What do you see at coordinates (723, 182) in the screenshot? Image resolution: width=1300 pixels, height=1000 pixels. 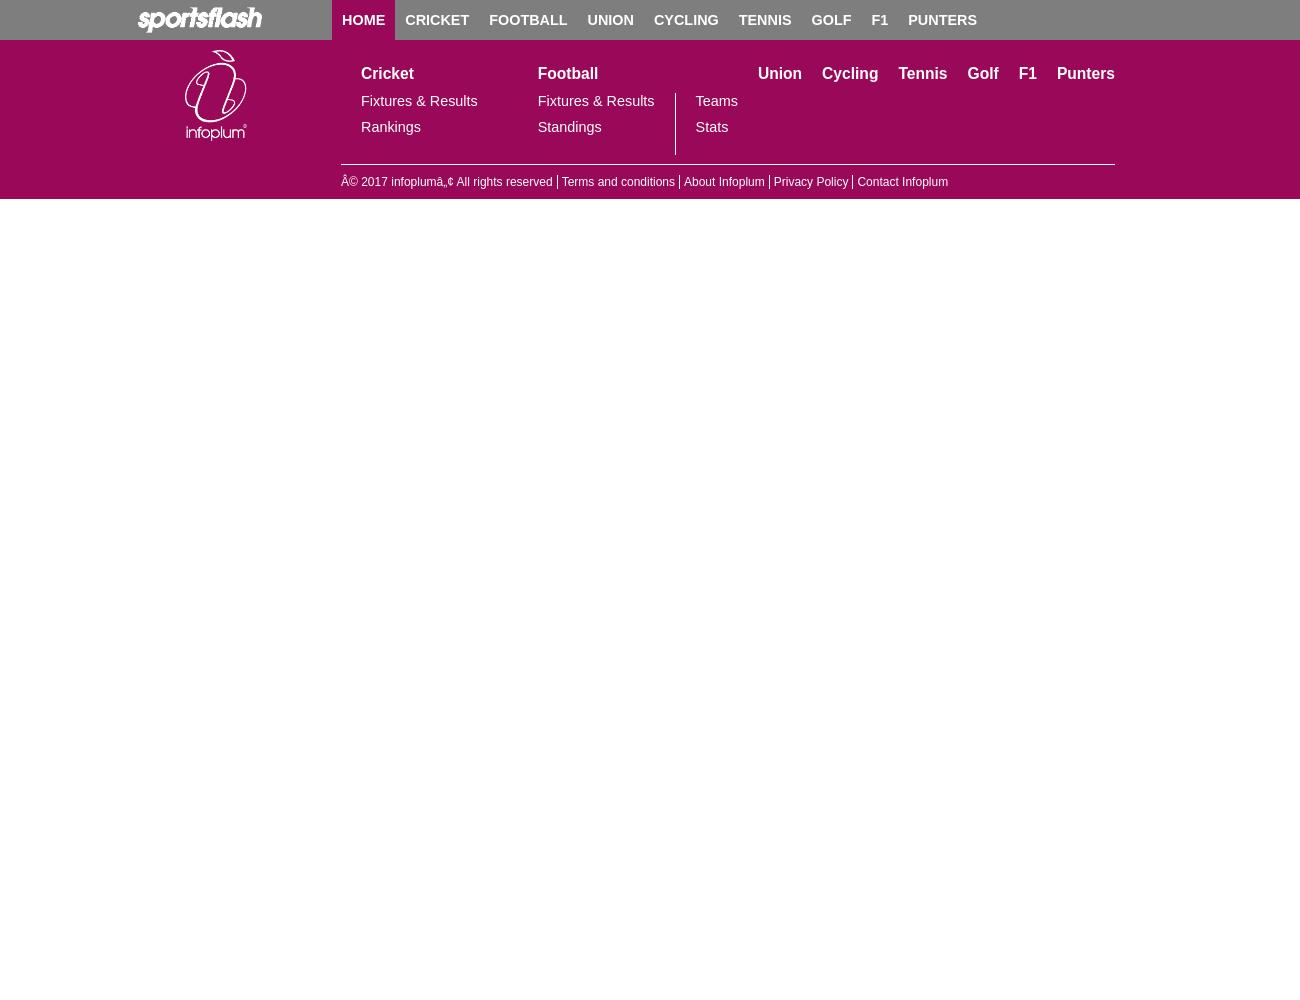 I see `'About Infoplum'` at bounding box center [723, 182].